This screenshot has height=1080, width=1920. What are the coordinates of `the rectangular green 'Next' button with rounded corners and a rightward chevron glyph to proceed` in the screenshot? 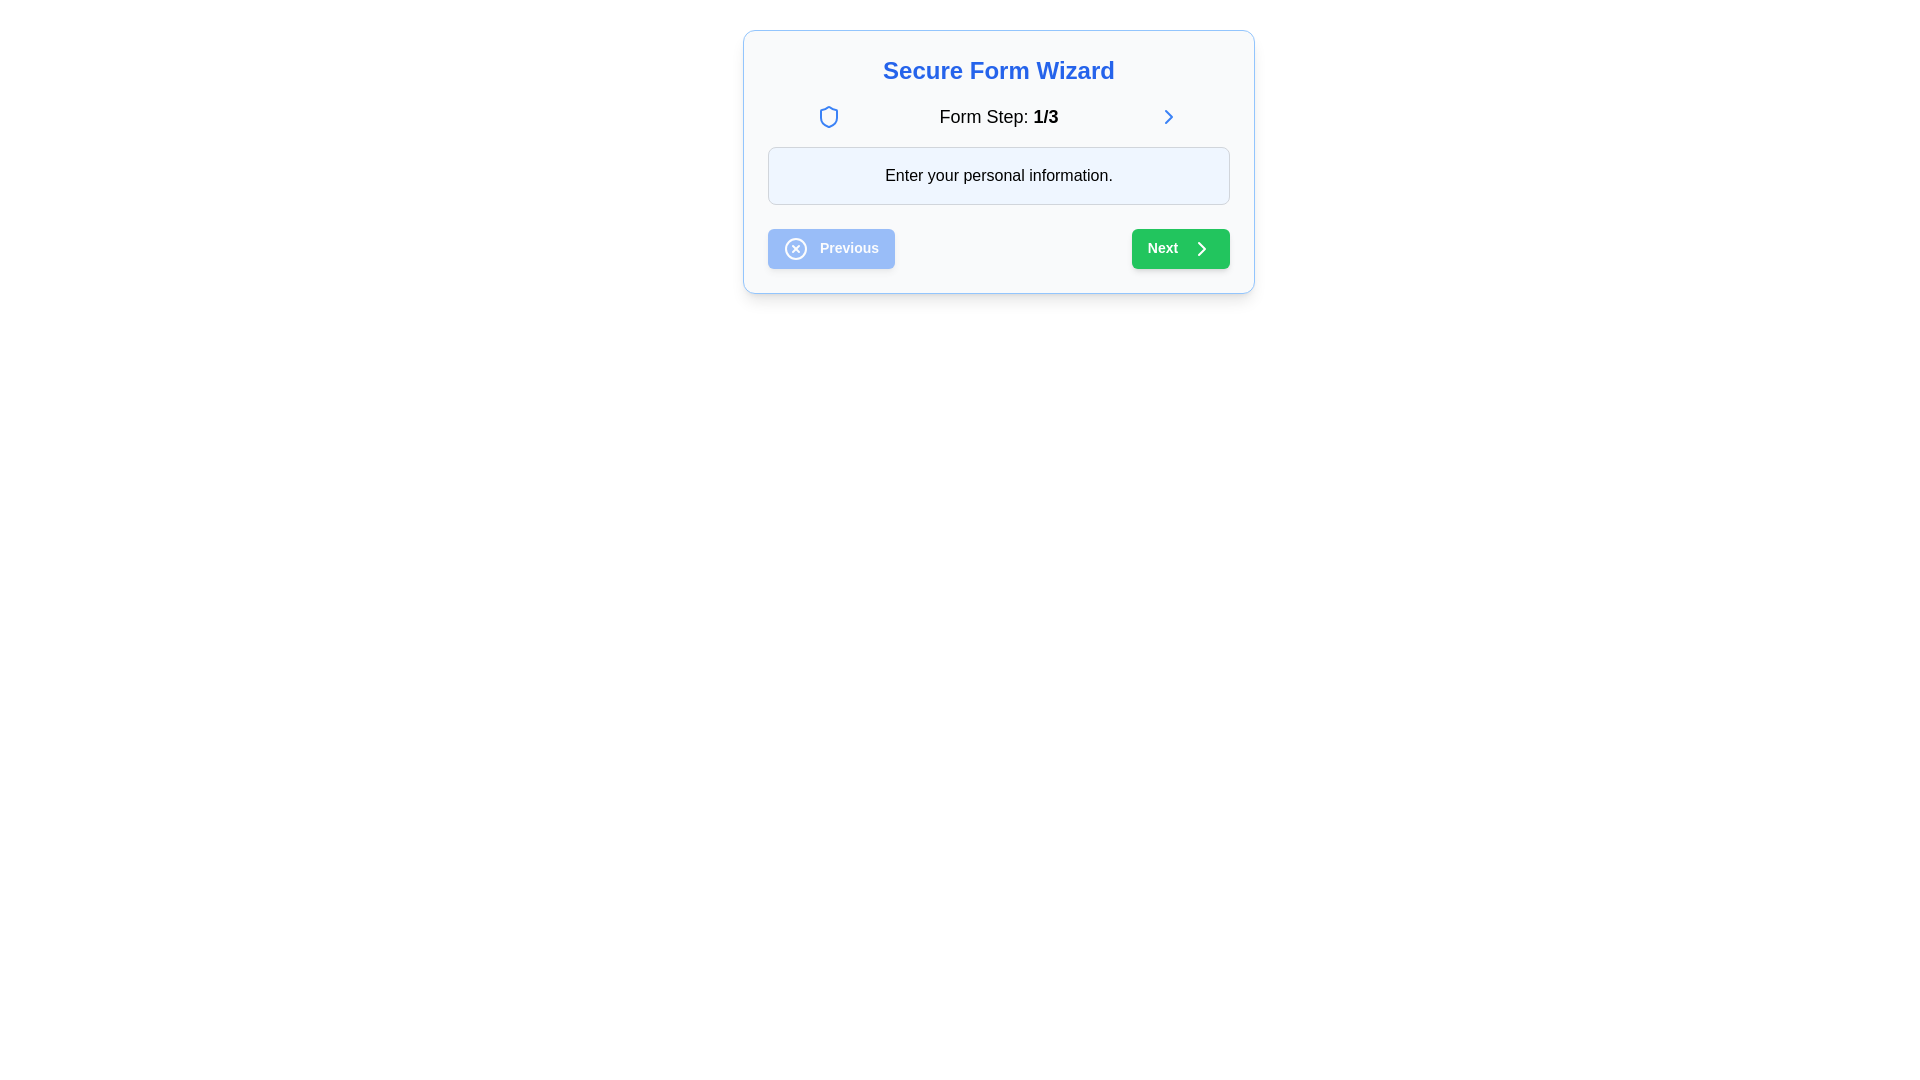 It's located at (1180, 248).